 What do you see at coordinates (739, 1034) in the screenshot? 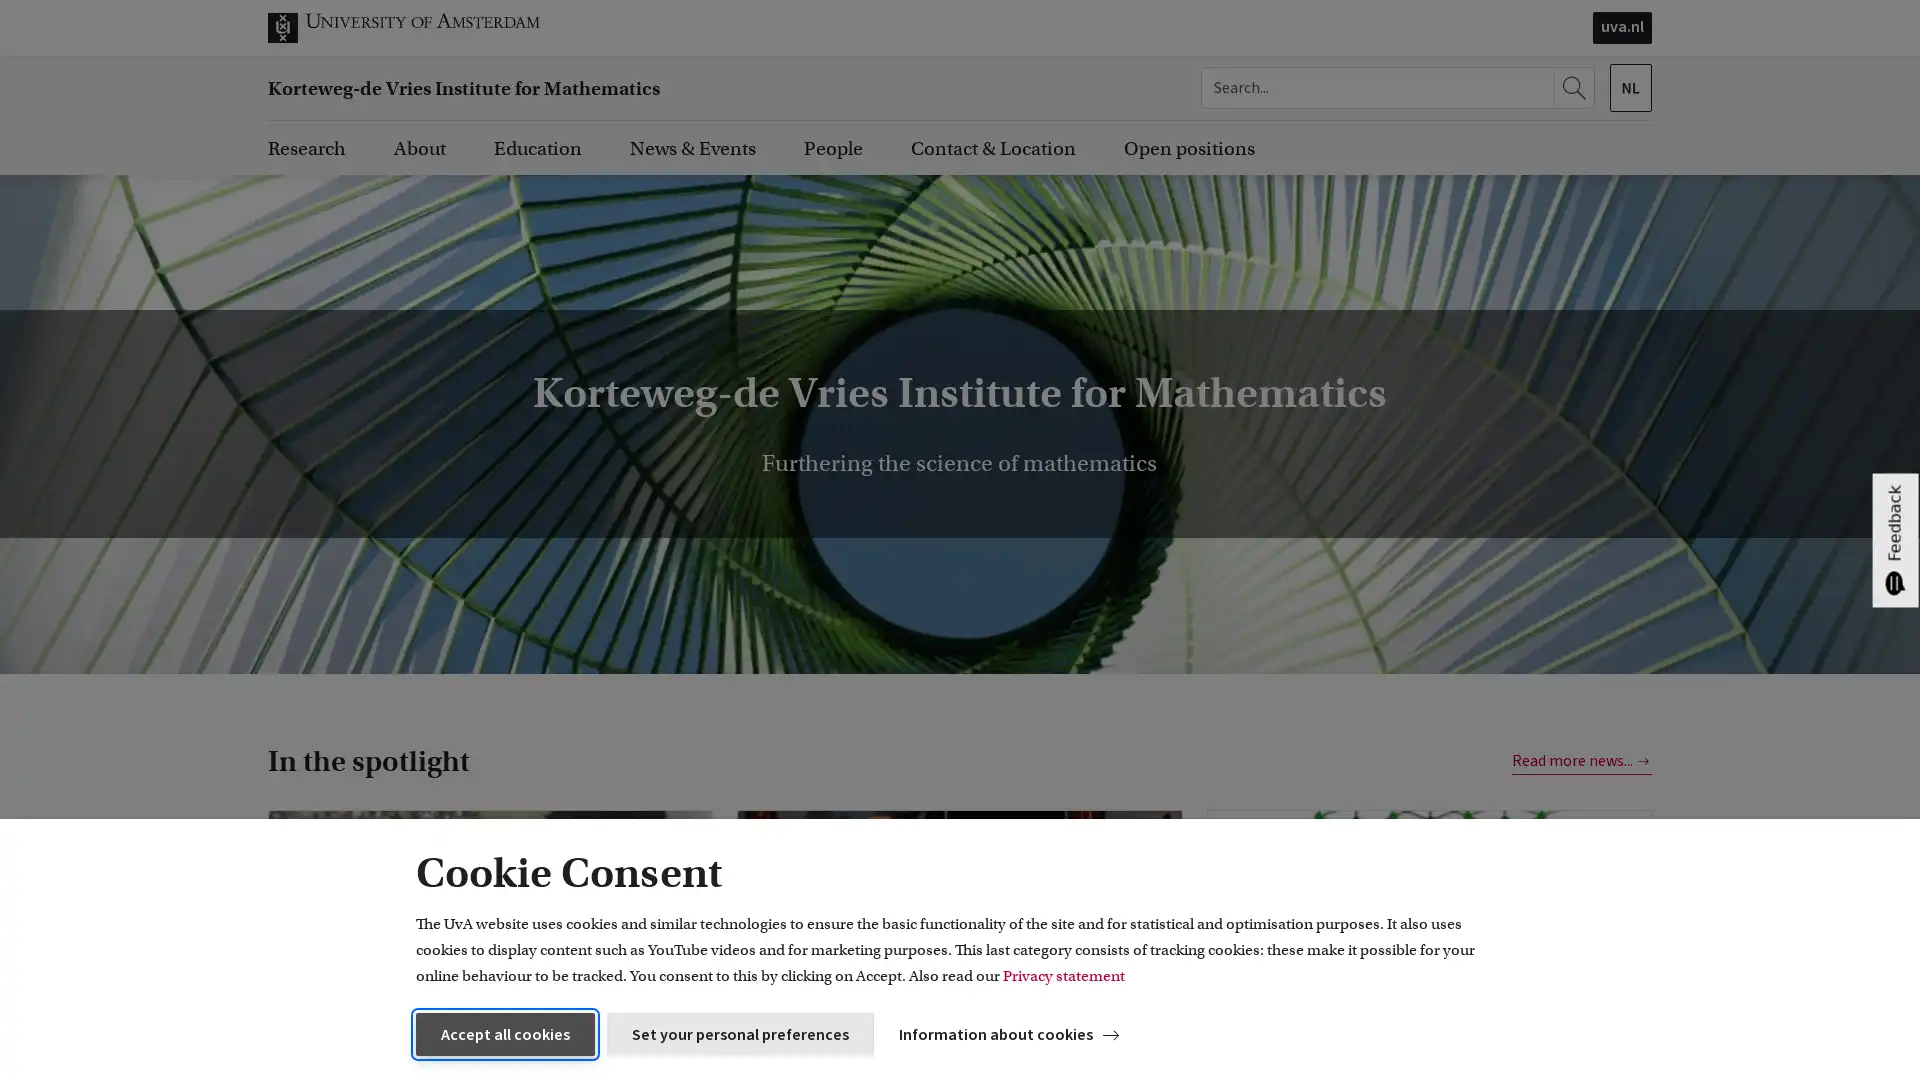
I see `Set your personal preferences` at bounding box center [739, 1034].